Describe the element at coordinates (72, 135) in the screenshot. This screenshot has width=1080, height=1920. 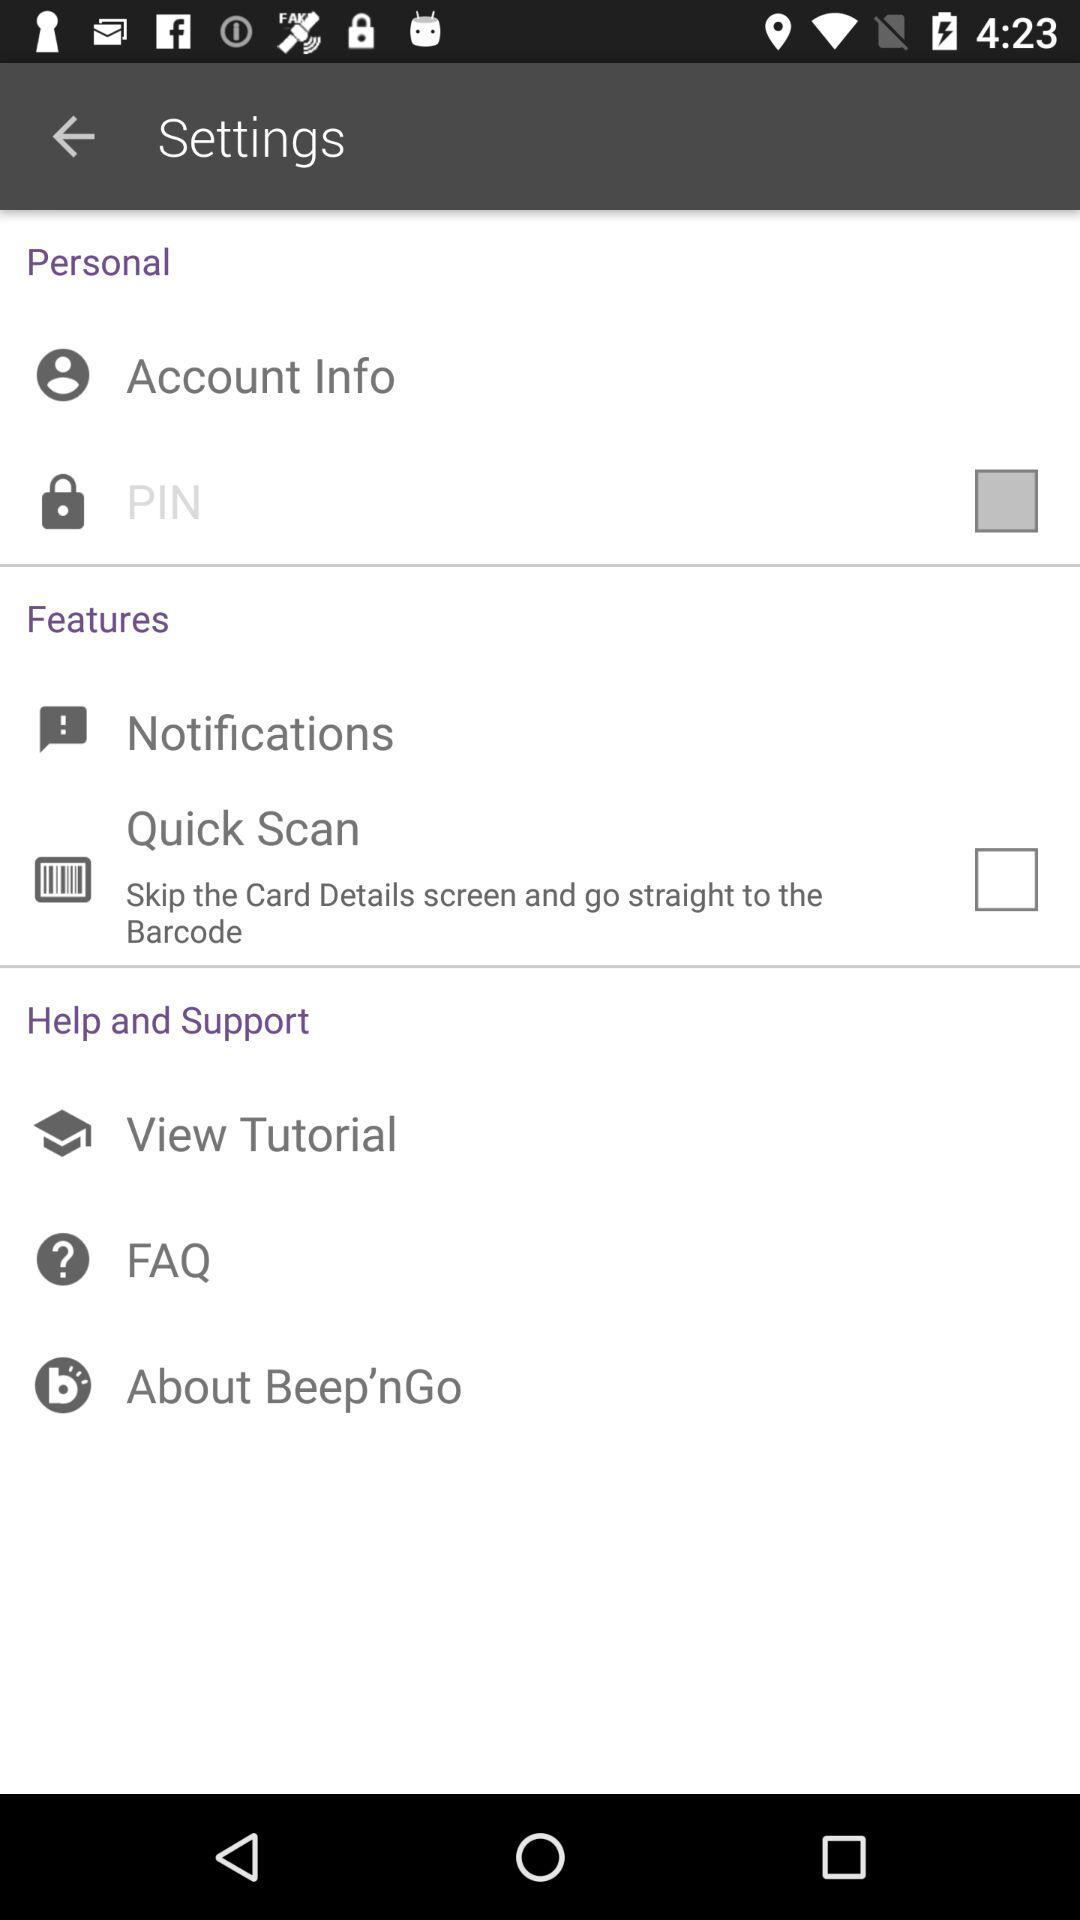
I see `the item next to the settings app` at that location.